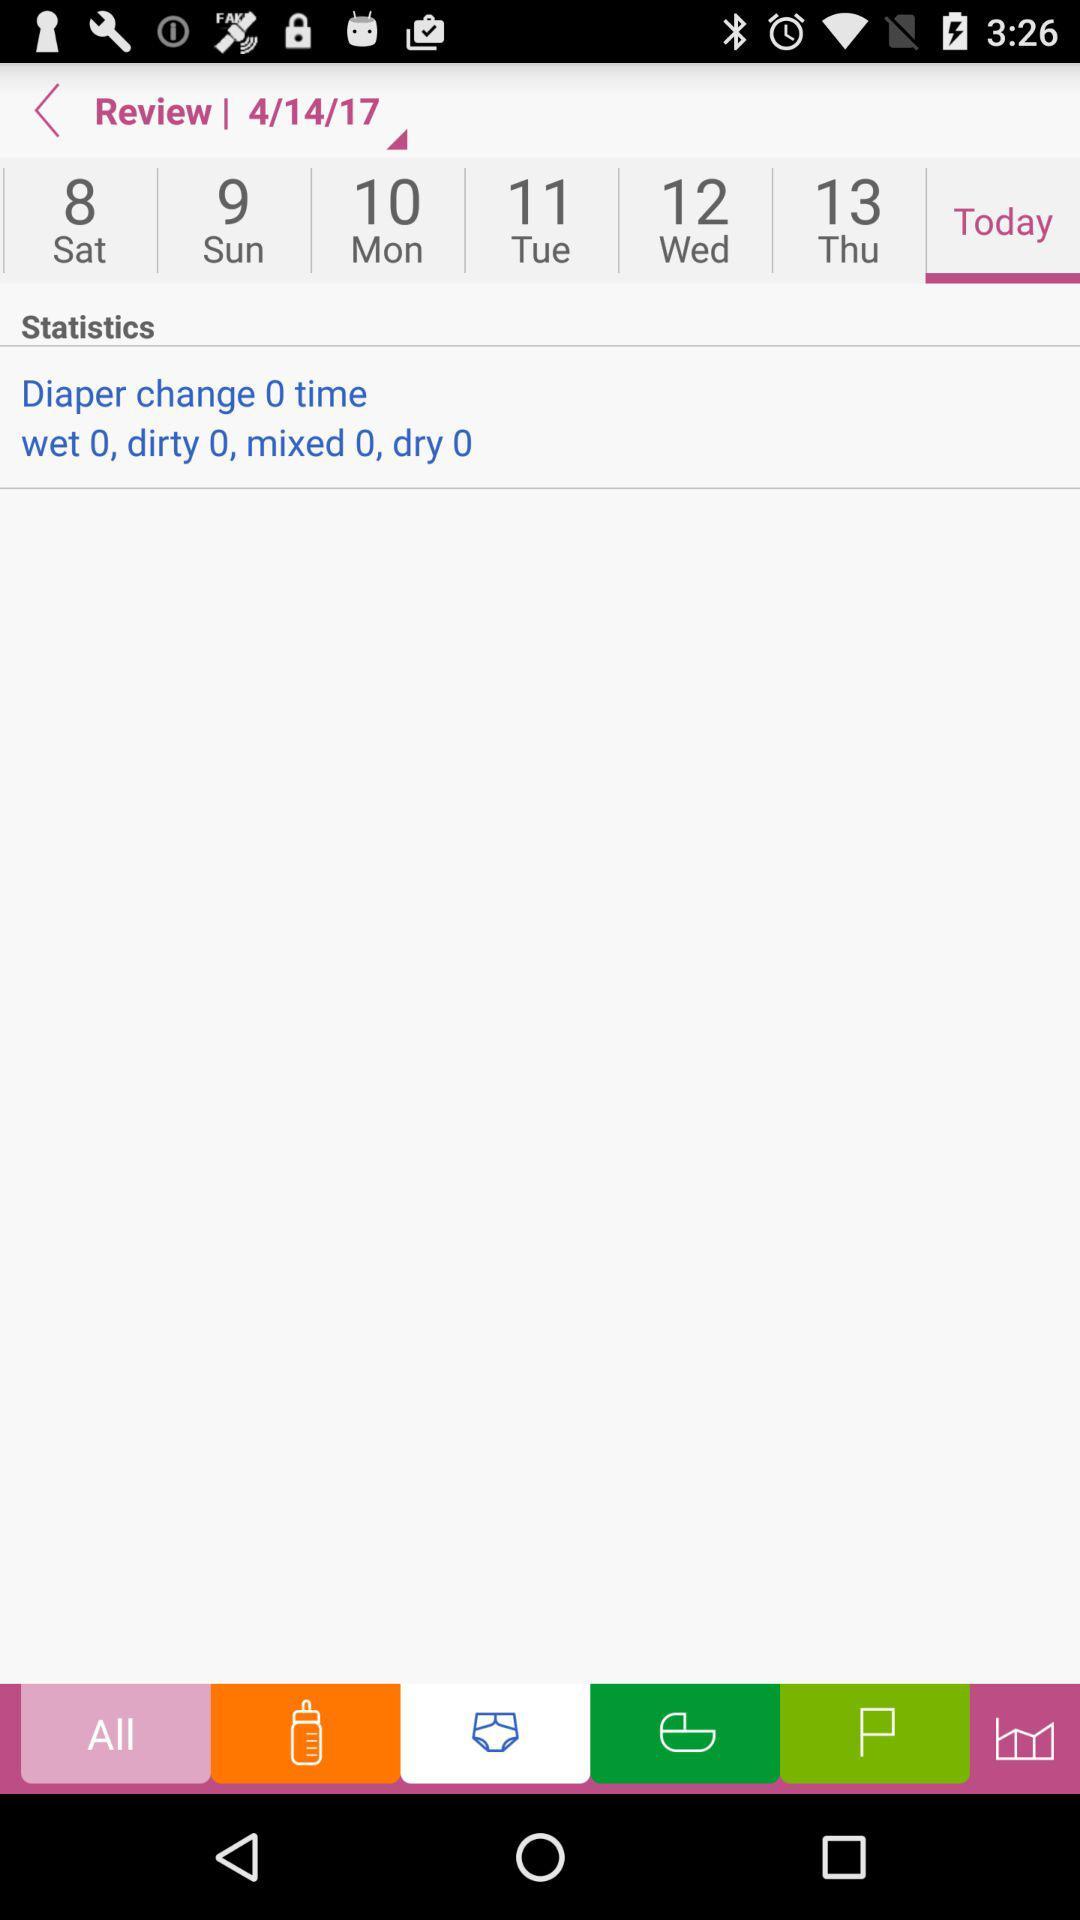 The width and height of the screenshot is (1080, 1920). Describe the element at coordinates (540, 392) in the screenshot. I see `the item below statistics app` at that location.